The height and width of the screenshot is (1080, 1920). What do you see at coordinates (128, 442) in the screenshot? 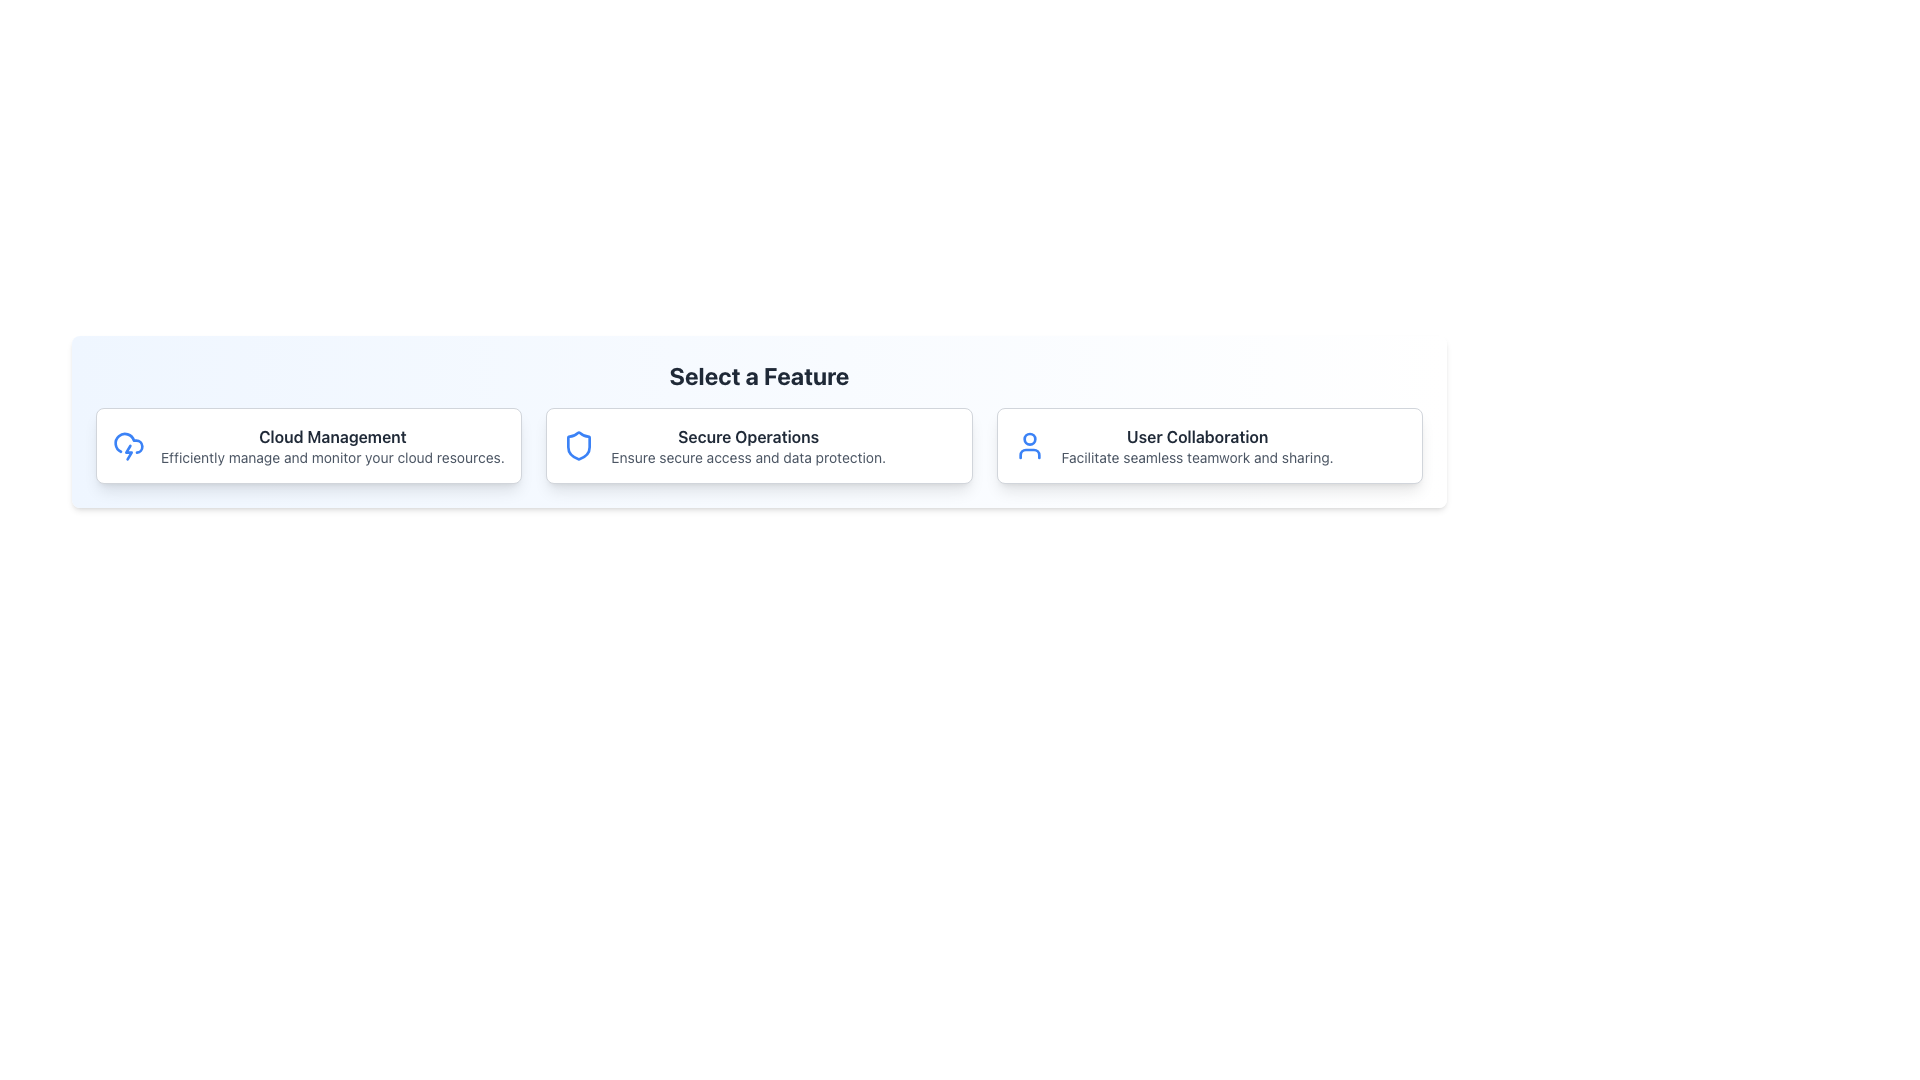
I see `the cloud-shaped vector graphic icon located in the 'Cloud Management' panel, which features a distinct blue color scheme and a sharper edge design` at bounding box center [128, 442].